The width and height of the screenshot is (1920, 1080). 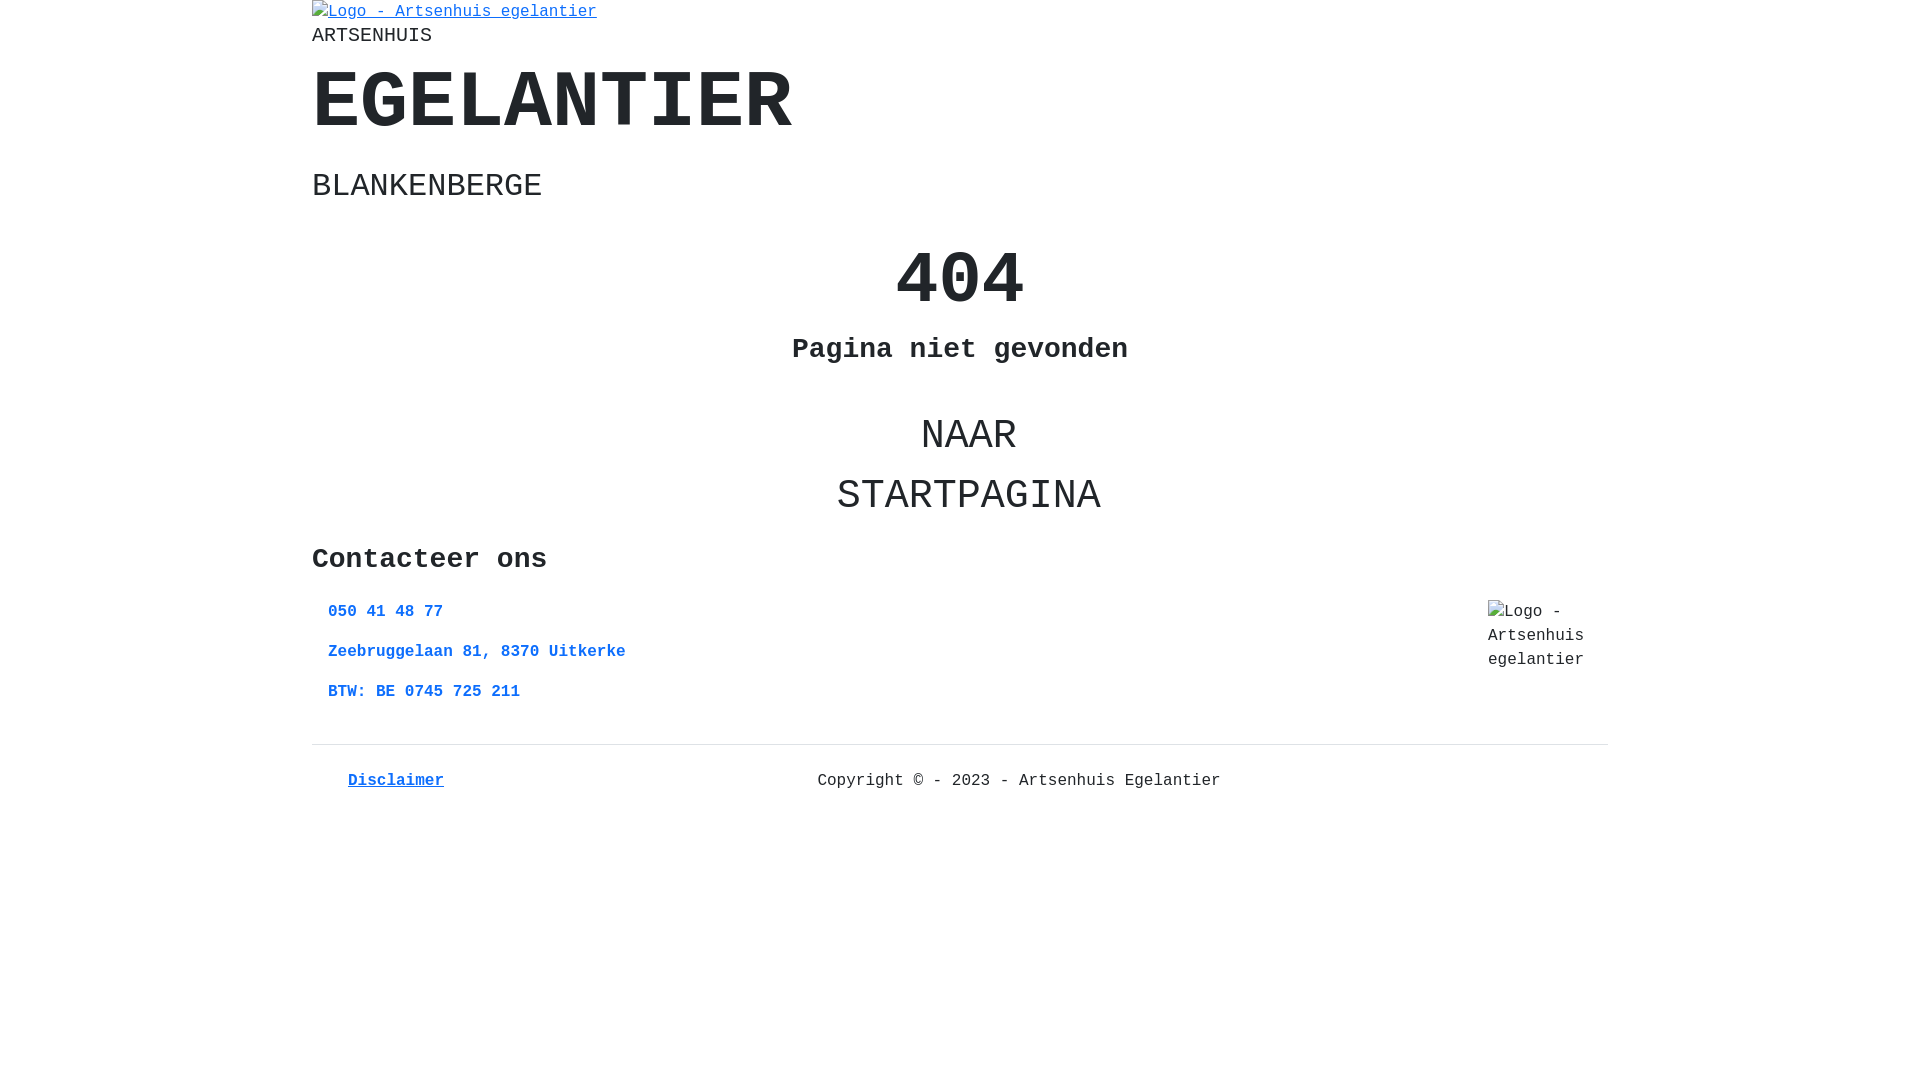 What do you see at coordinates (475, 651) in the screenshot?
I see `'Zeebruggelaan 81, 8370 Uitkerke'` at bounding box center [475, 651].